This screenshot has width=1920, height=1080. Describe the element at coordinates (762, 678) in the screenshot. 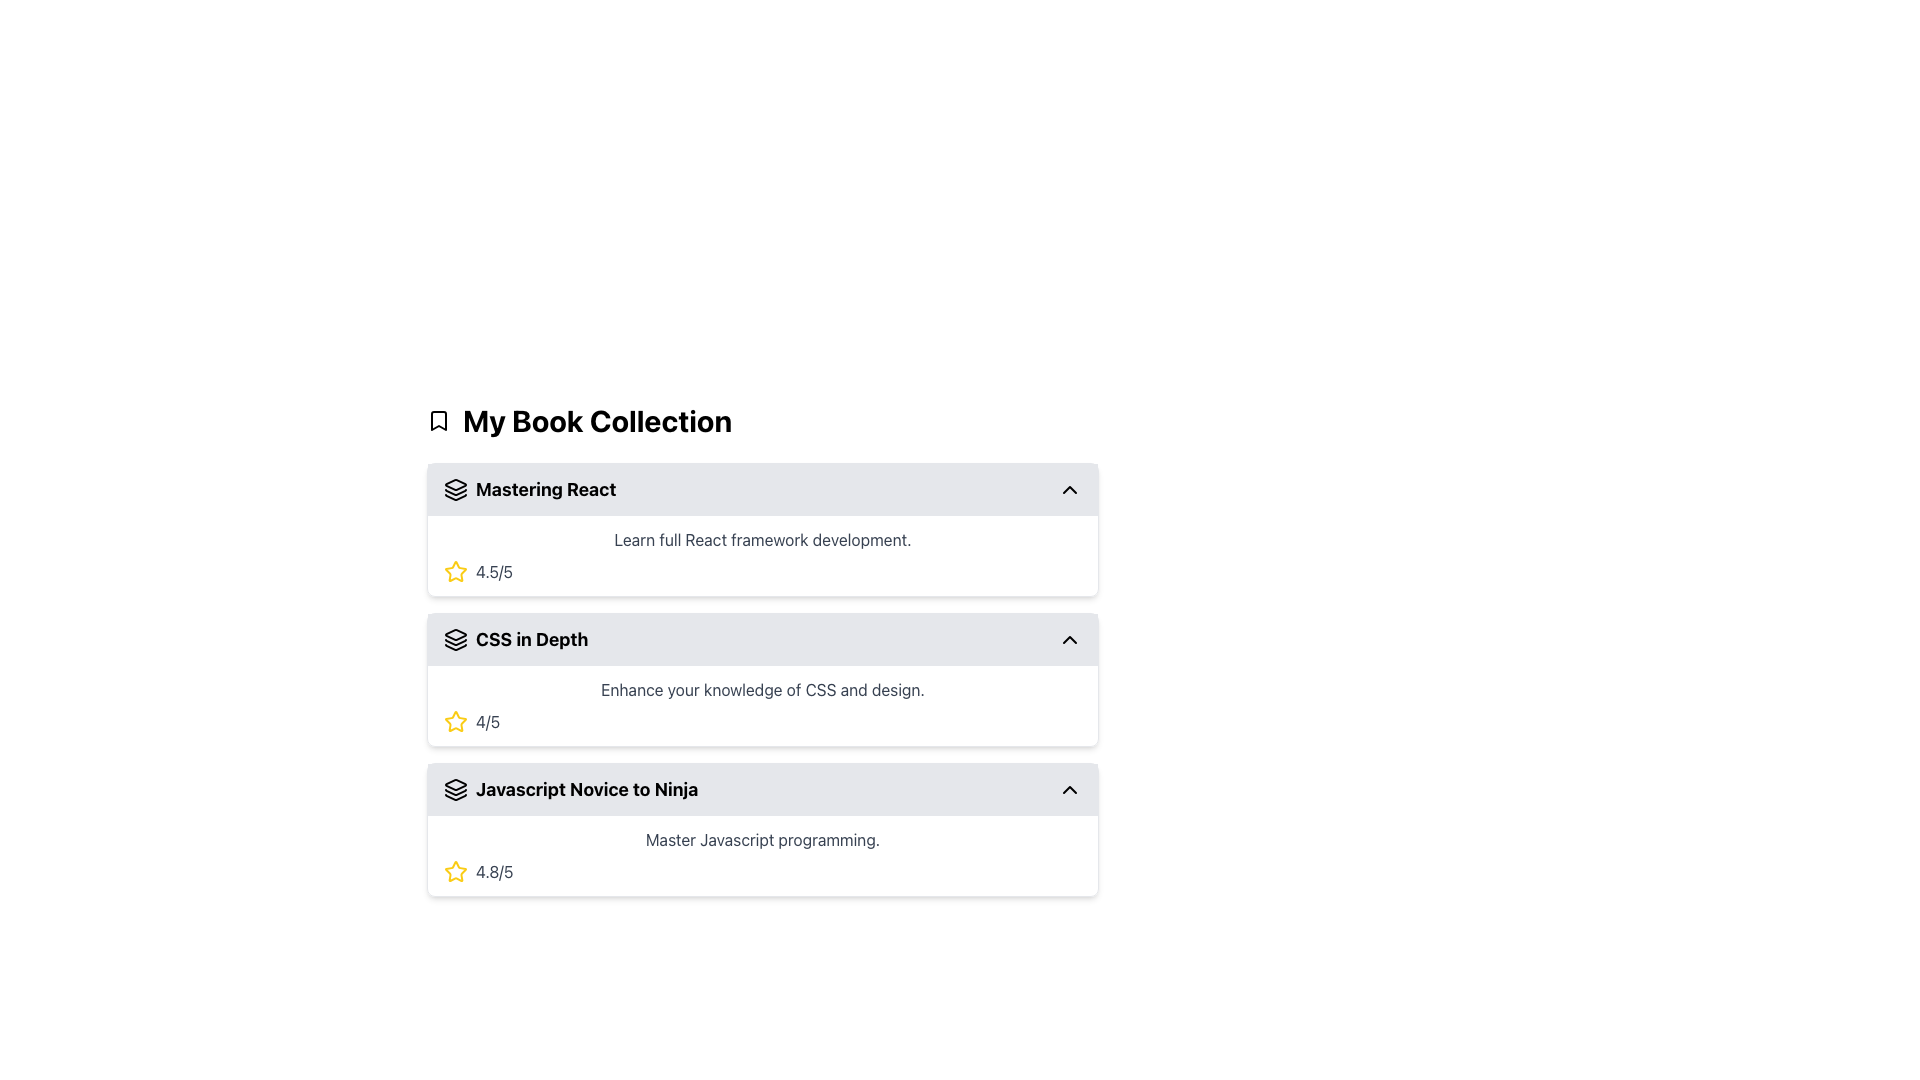

I see `the title 'CSS in Depth' in the book details card` at that location.